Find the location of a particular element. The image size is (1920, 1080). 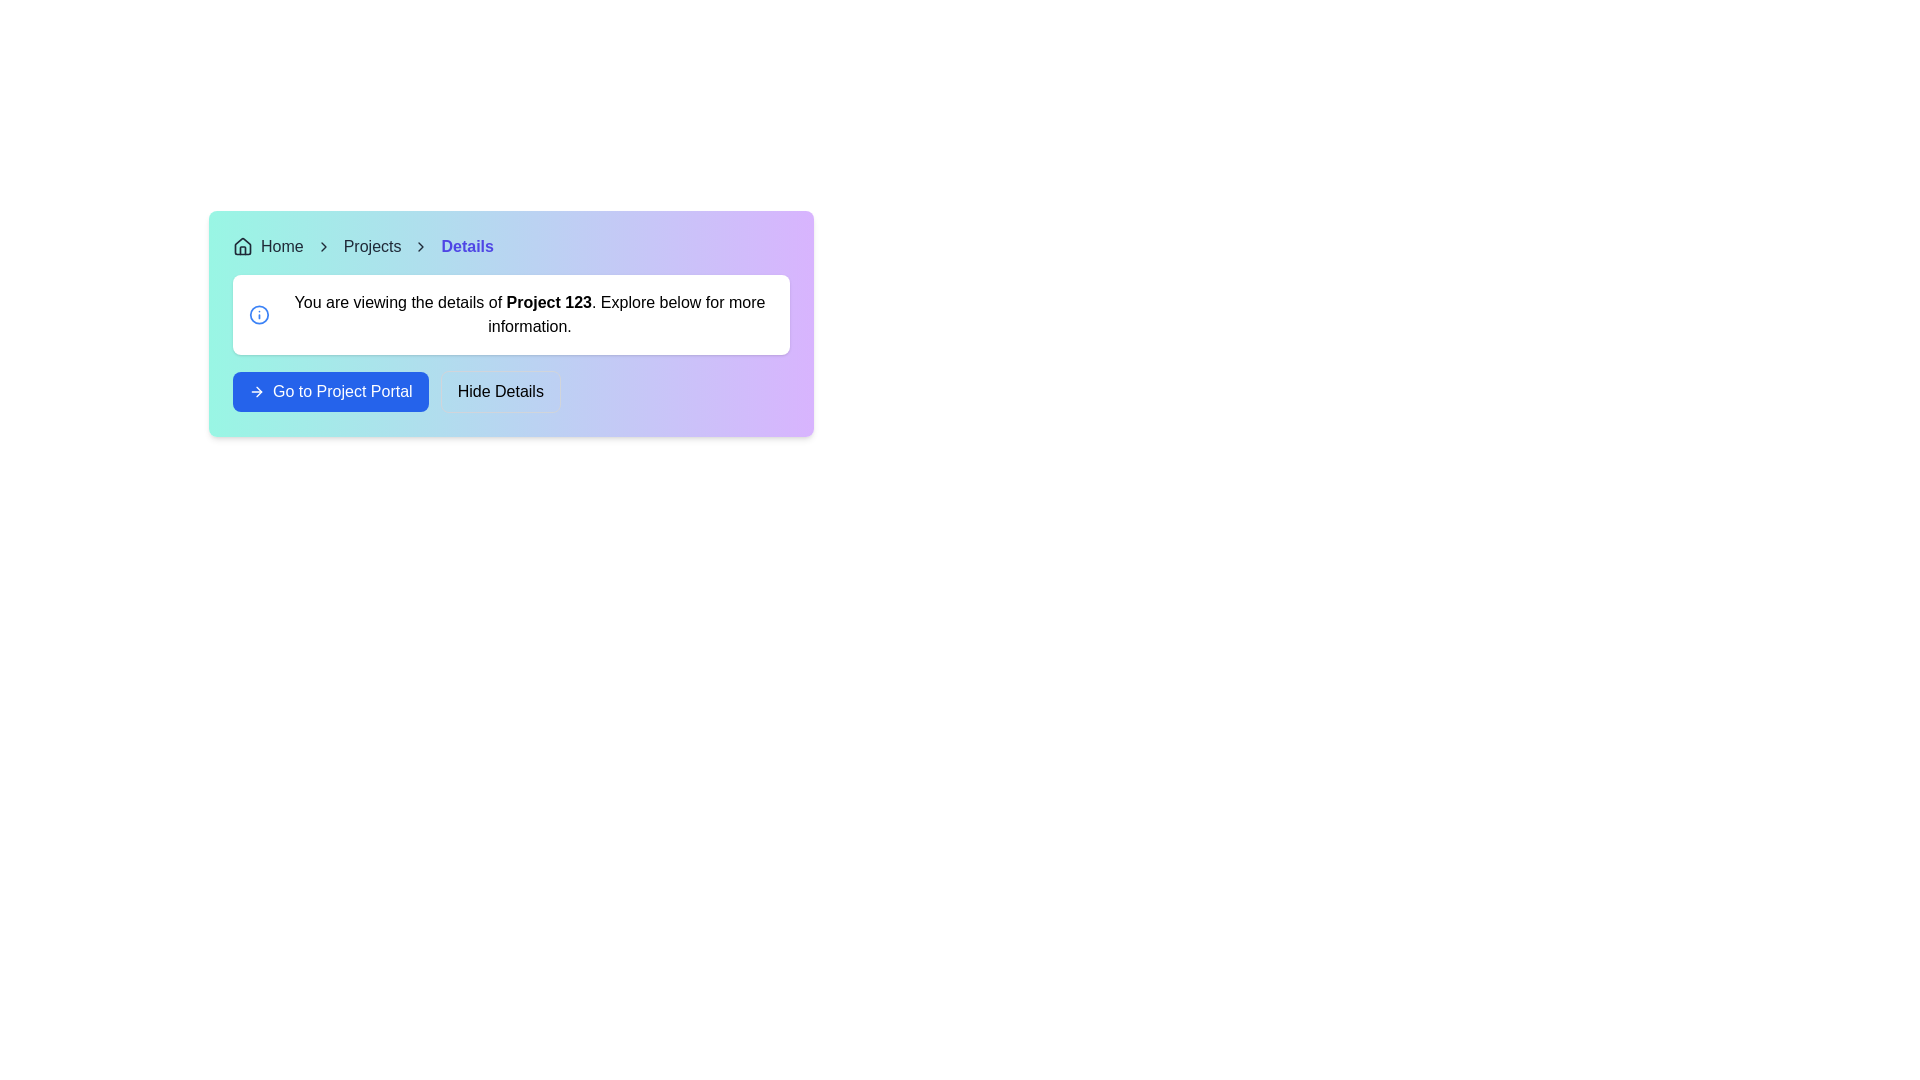

the first chevron icon in the breadcrumb navigation bar that separates 'Home' and 'Projects' is located at coordinates (323, 245).